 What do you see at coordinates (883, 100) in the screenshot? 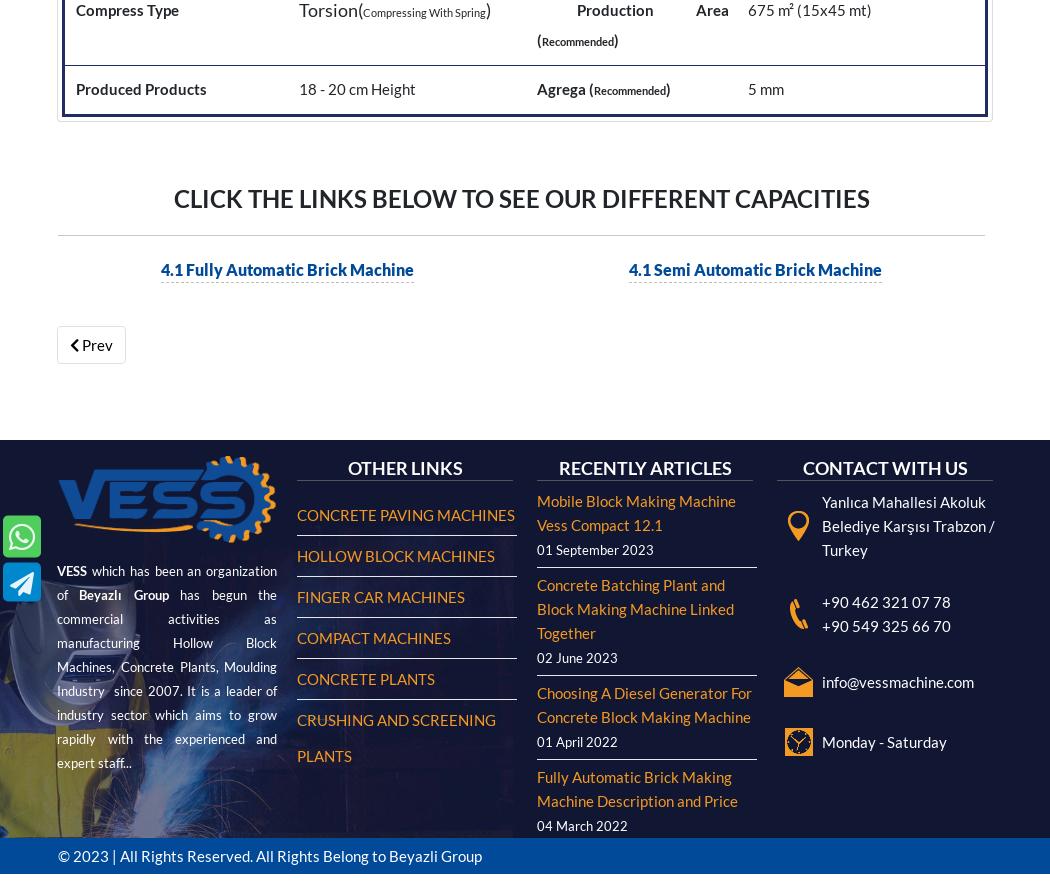
I see `'Monday - Saturday'` at bounding box center [883, 100].